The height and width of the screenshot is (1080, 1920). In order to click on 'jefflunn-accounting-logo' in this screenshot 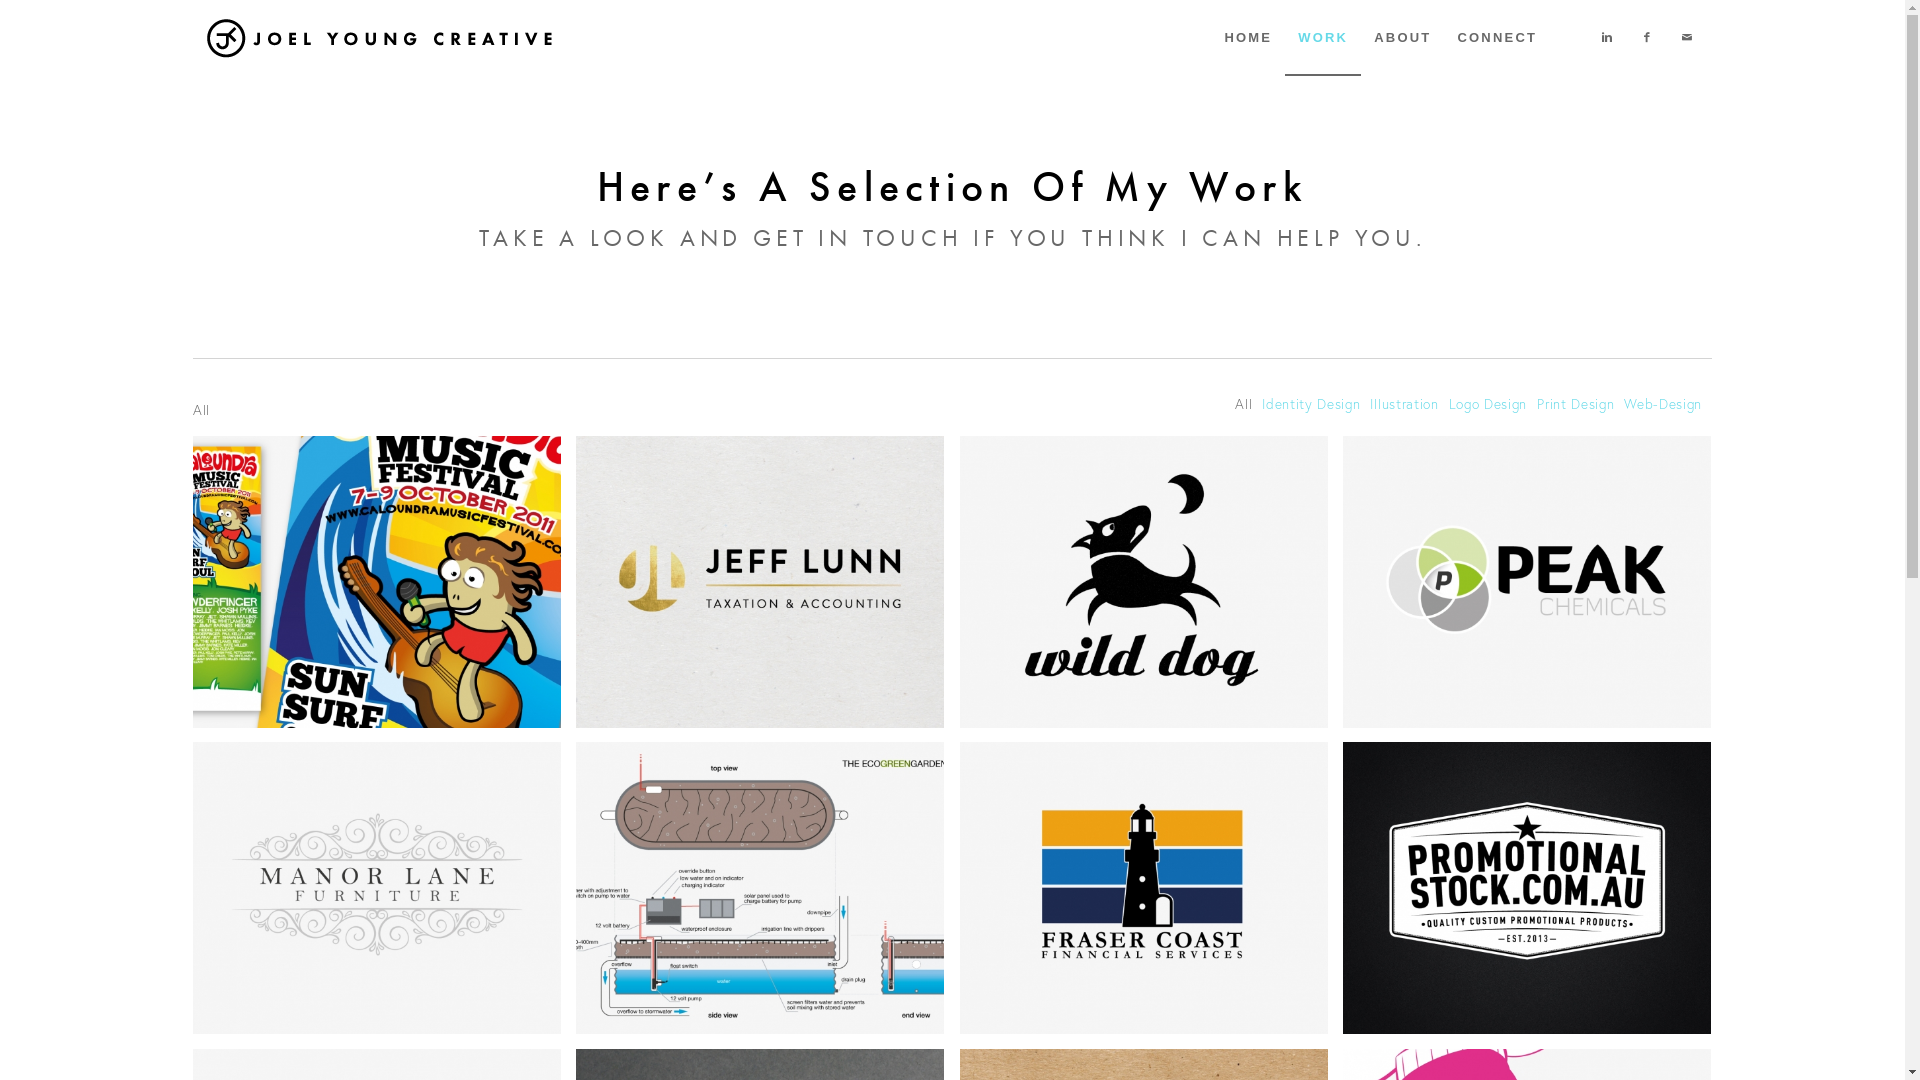, I will do `click(759, 582)`.